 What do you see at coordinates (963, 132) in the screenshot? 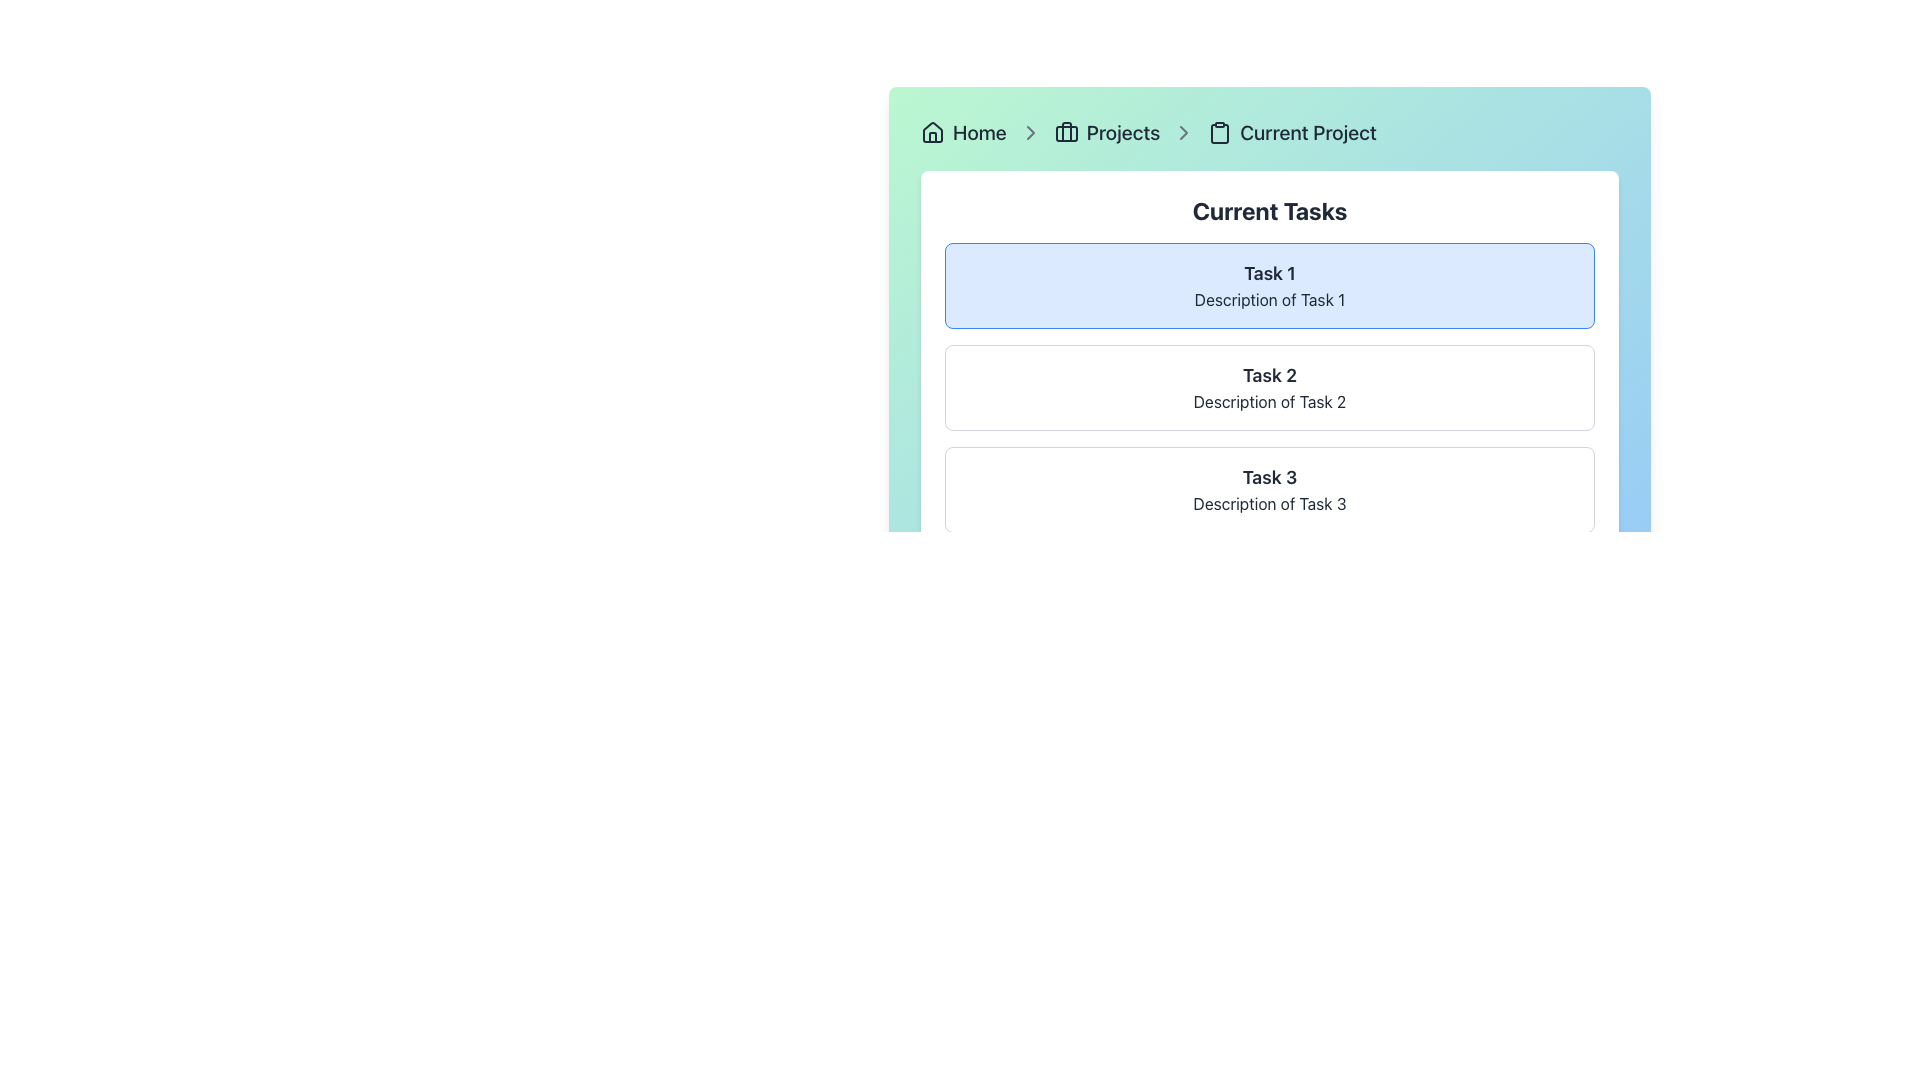
I see `the 'Home' breadcrumb navigation link` at bounding box center [963, 132].